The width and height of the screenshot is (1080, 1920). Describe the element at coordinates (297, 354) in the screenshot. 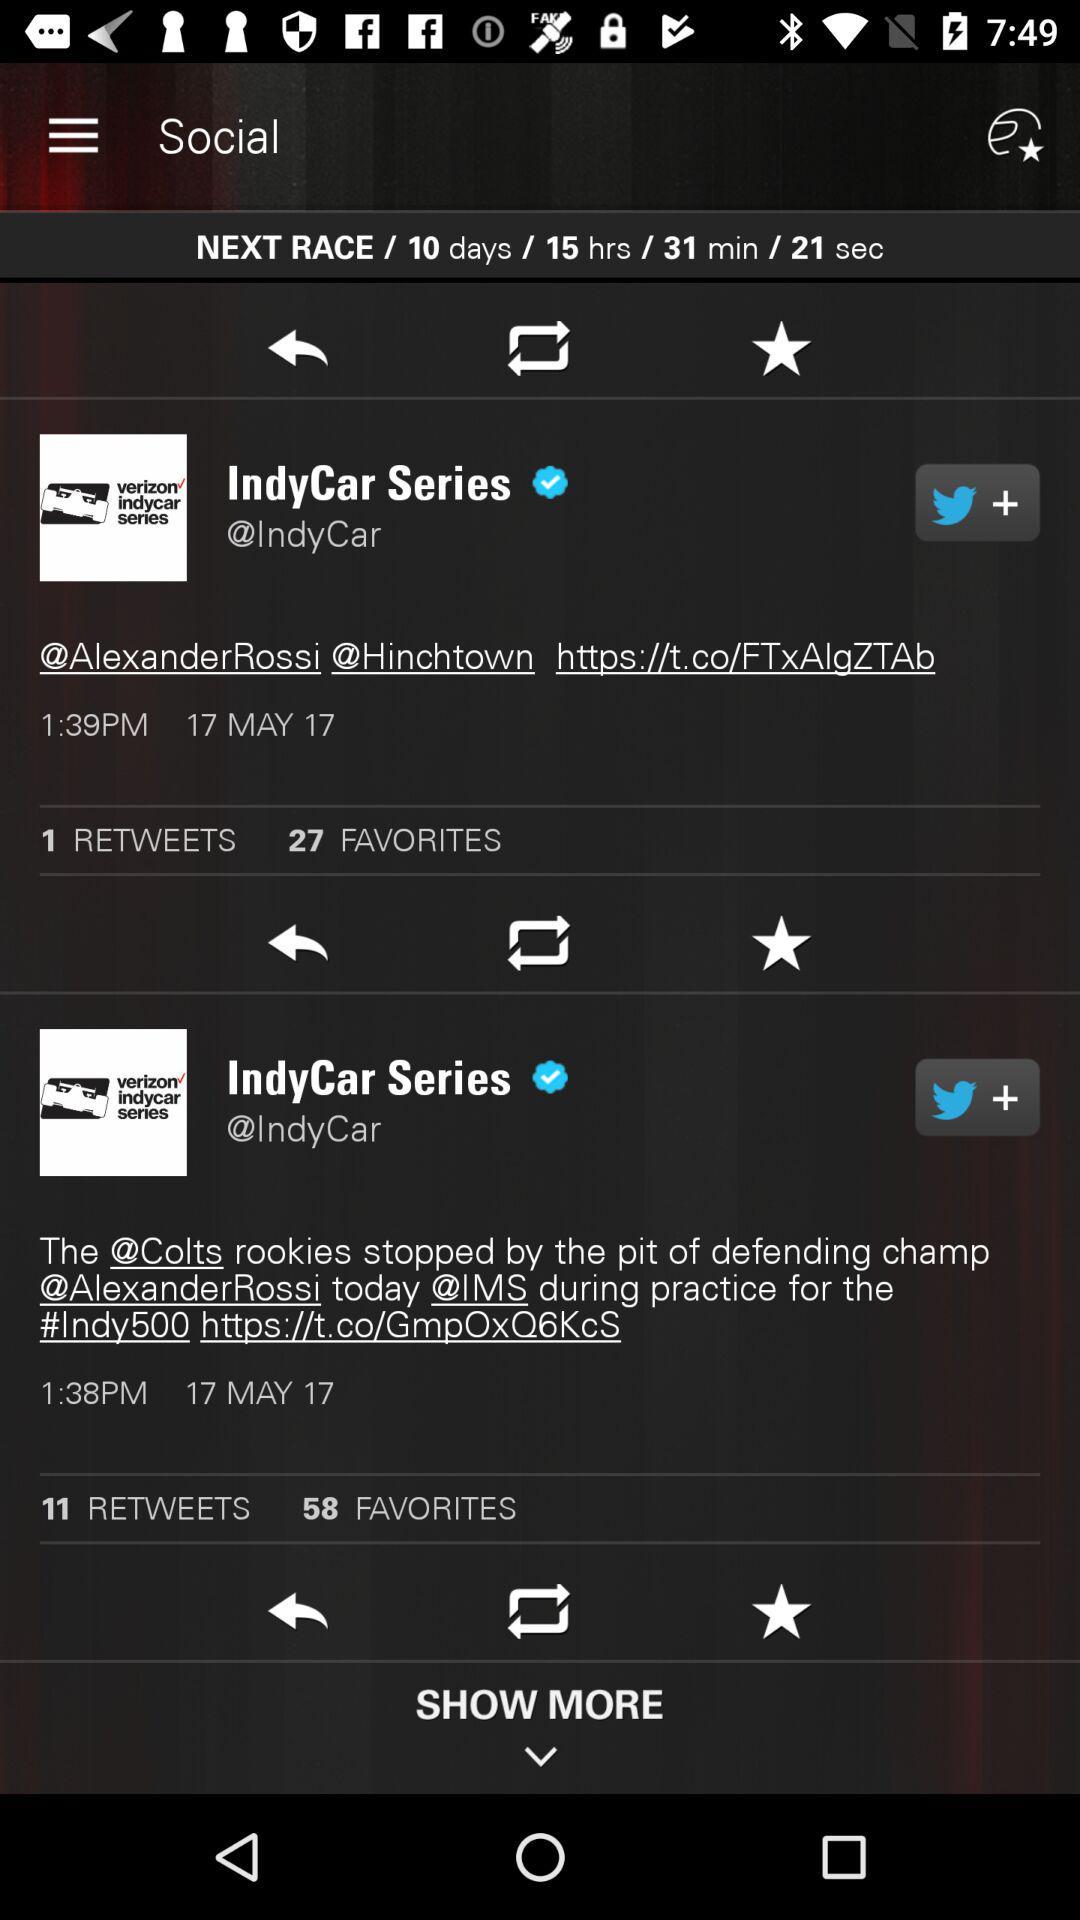

I see `share tweet` at that location.